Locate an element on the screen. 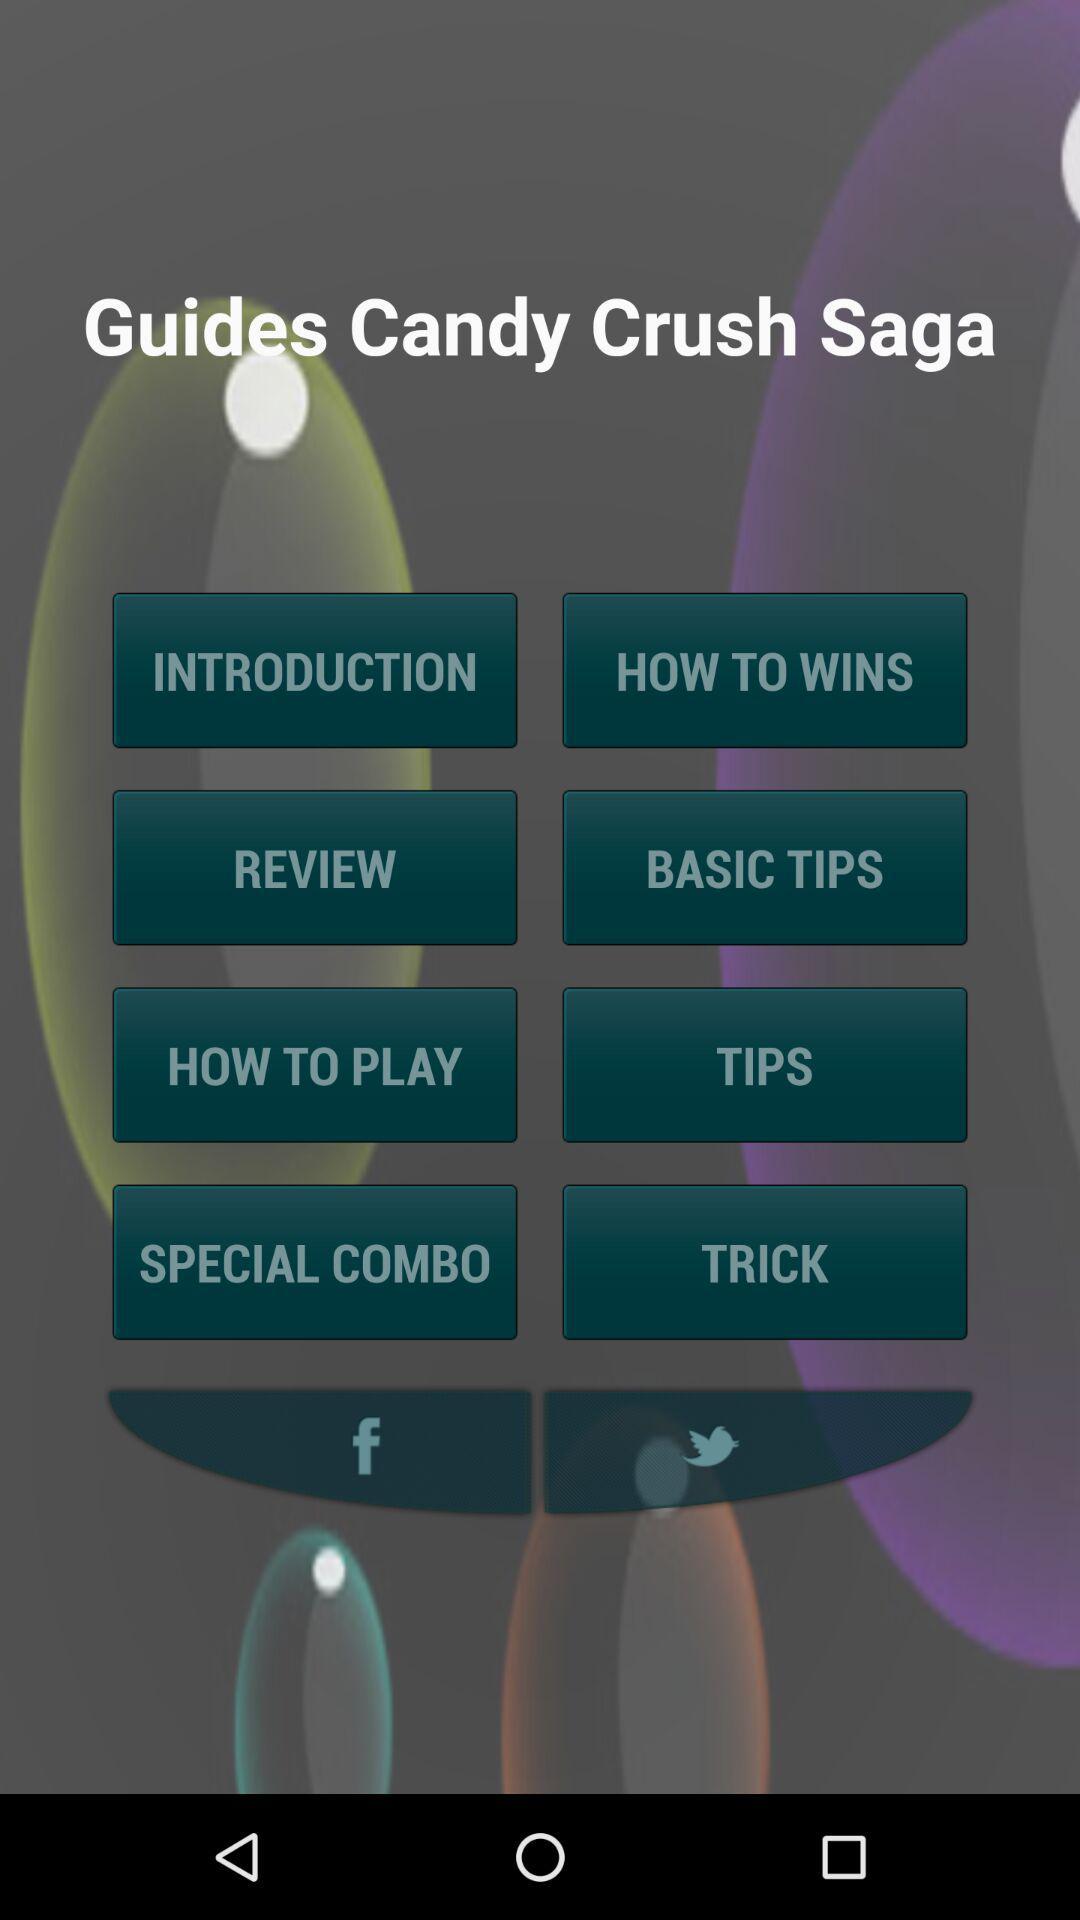  icon below the how to play icon is located at coordinates (315, 1261).